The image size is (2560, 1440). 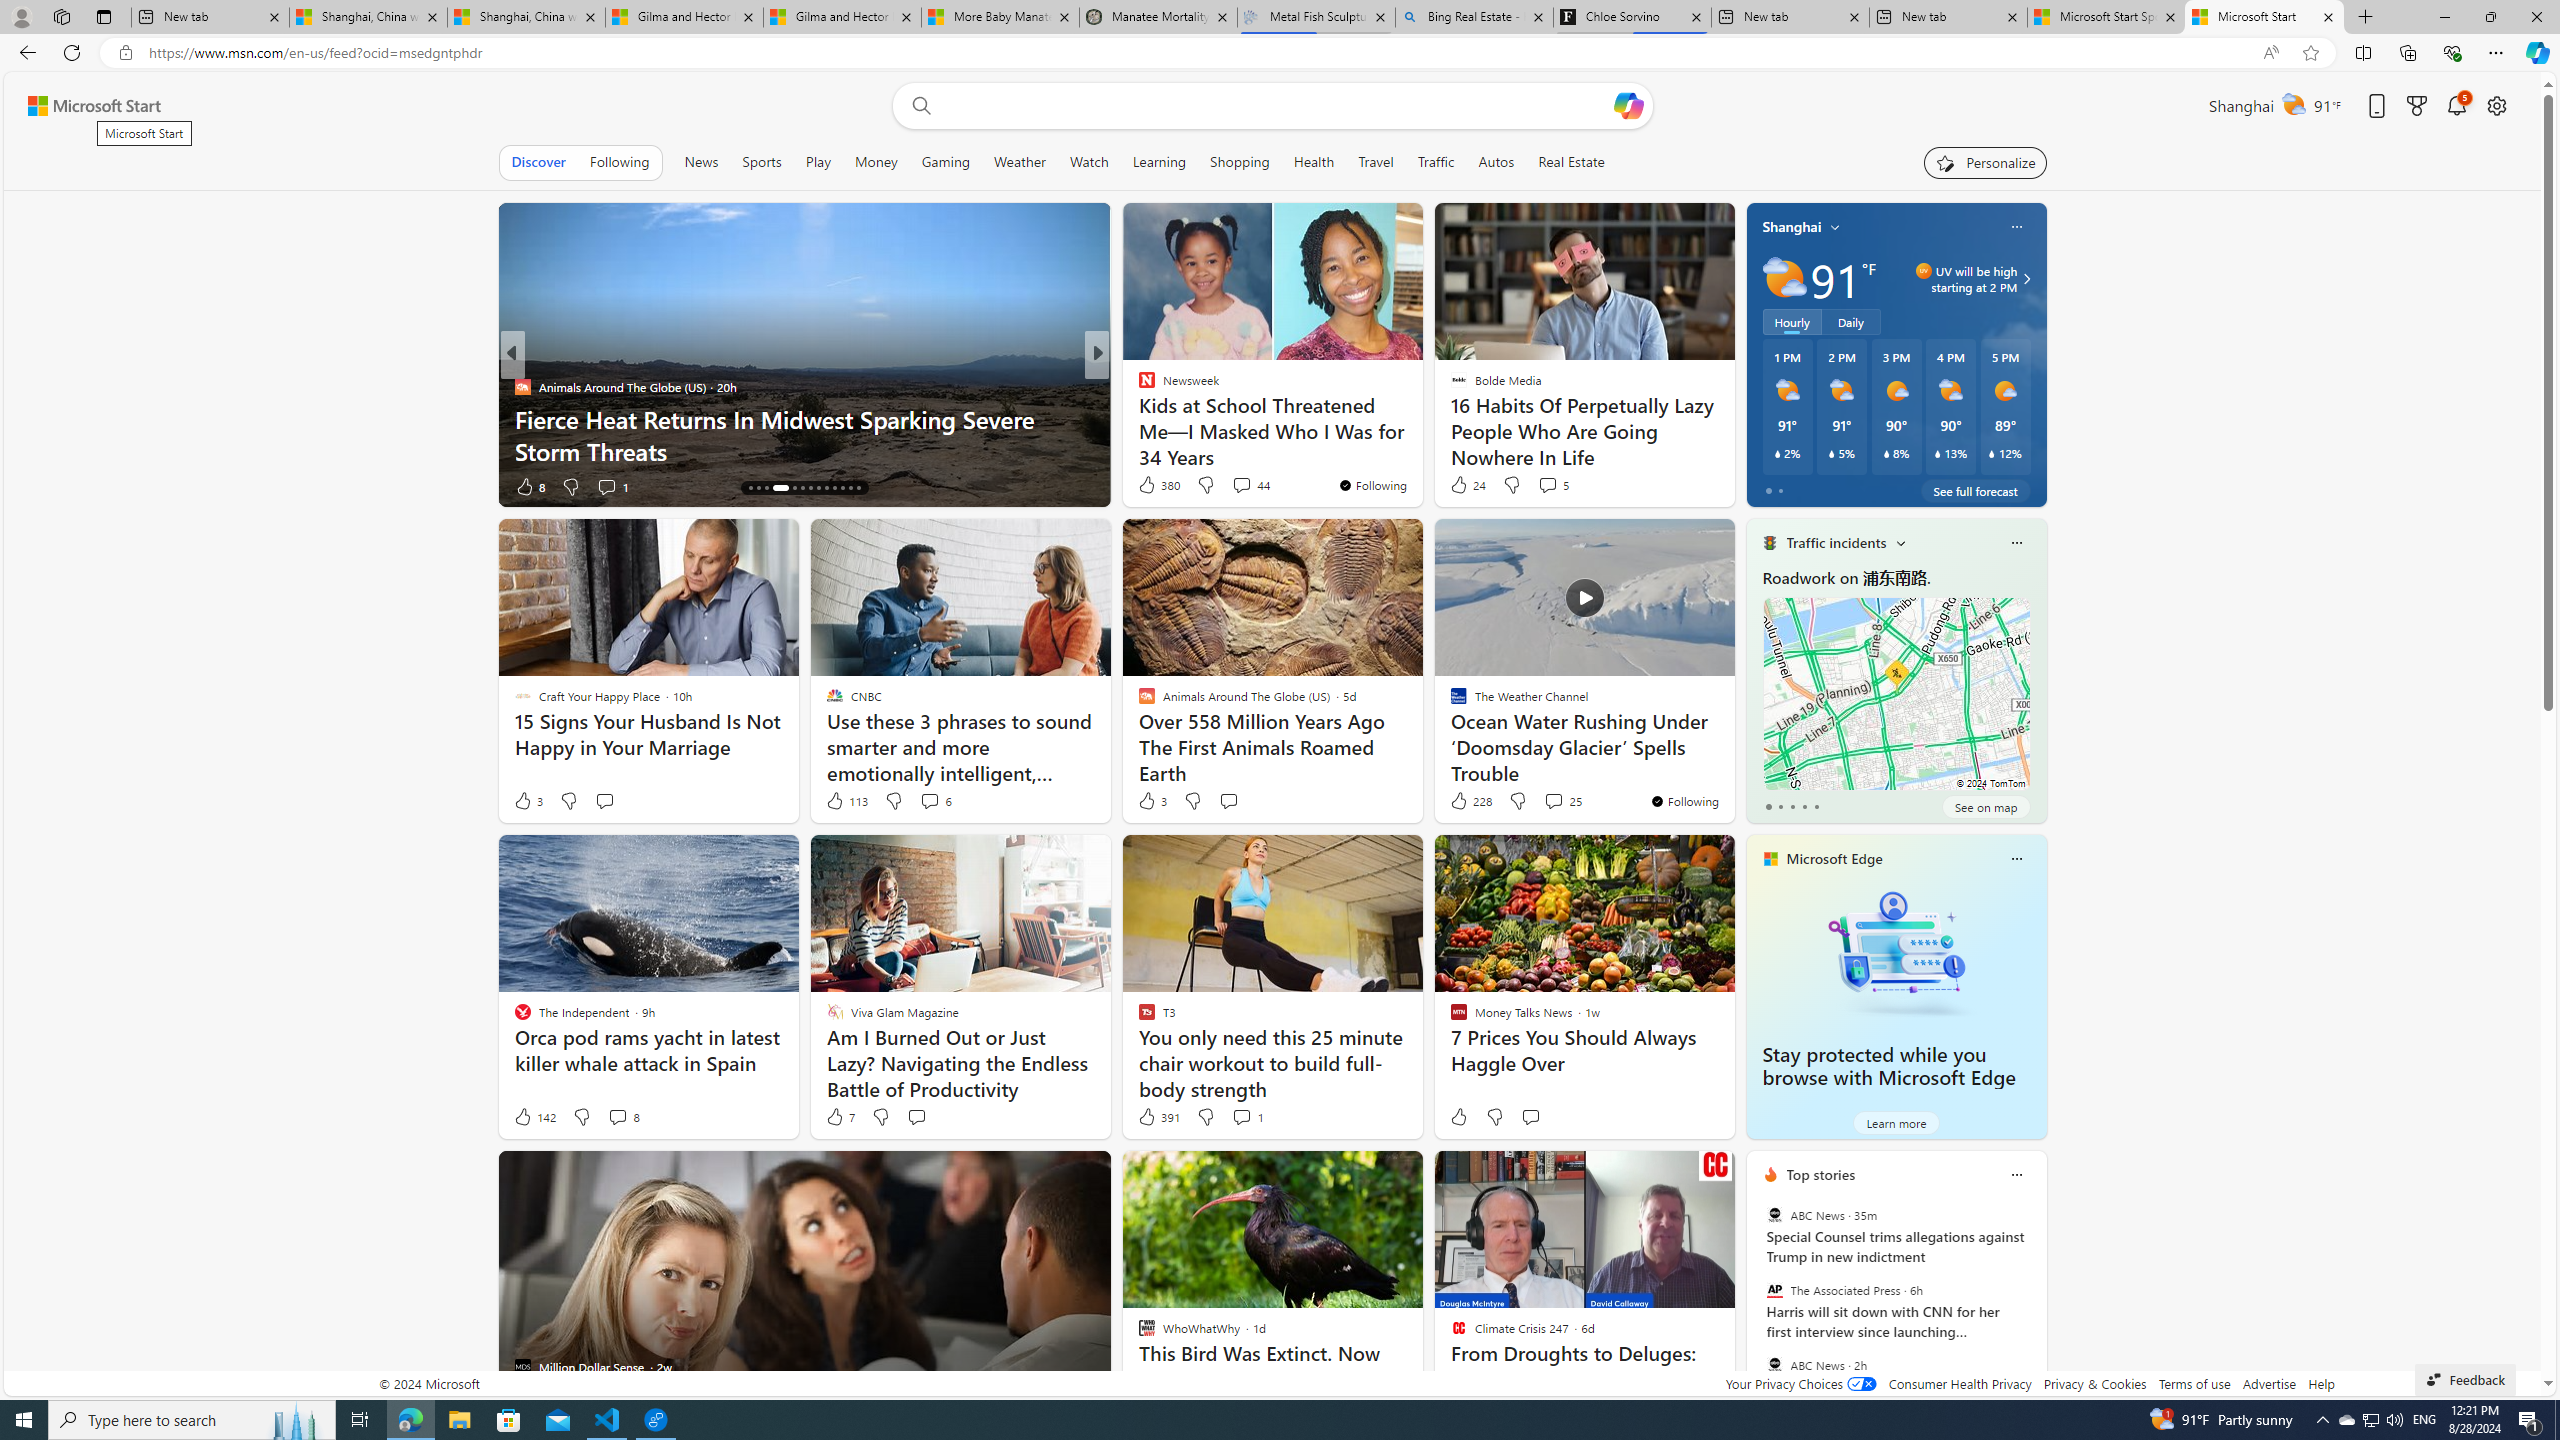 What do you see at coordinates (1235, 486) in the screenshot?
I see `'View comments 196 Comment'` at bounding box center [1235, 486].